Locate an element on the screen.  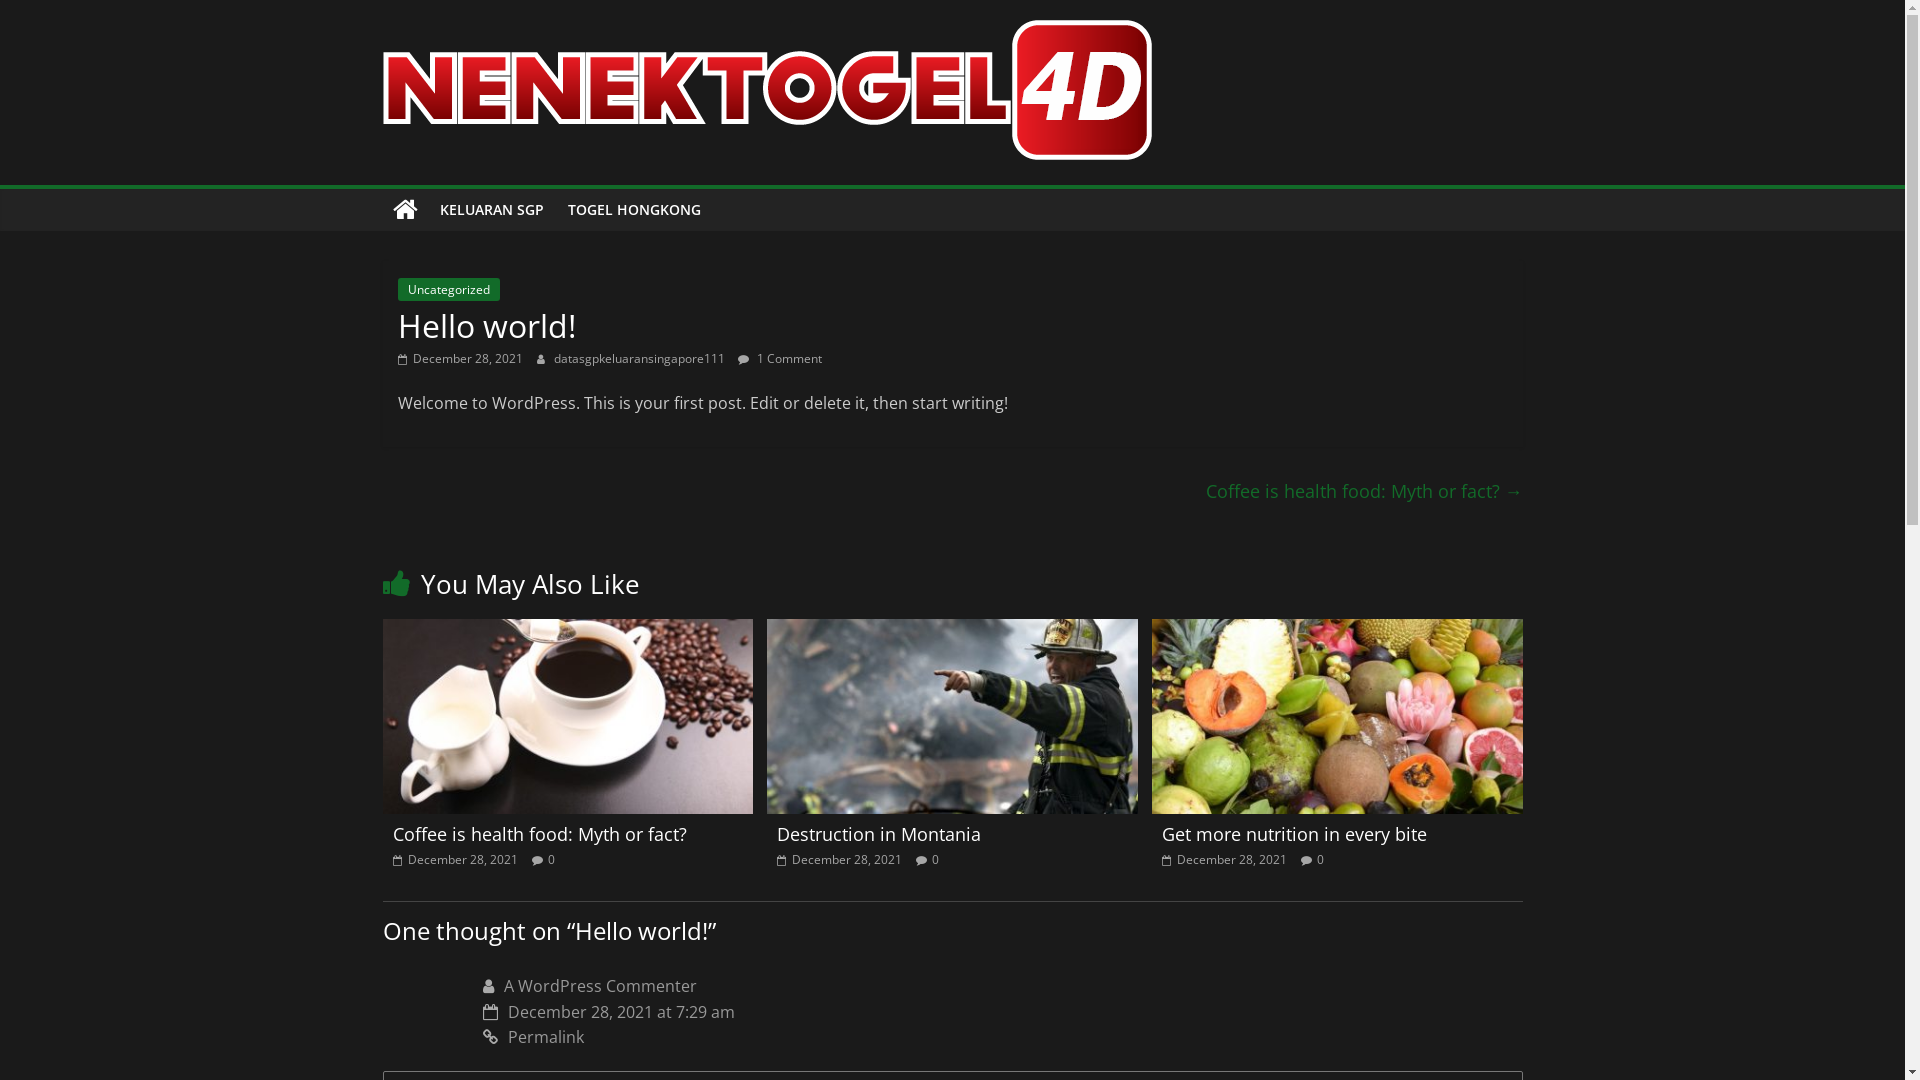
'KELUARAN SGP' is located at coordinates (492, 209).